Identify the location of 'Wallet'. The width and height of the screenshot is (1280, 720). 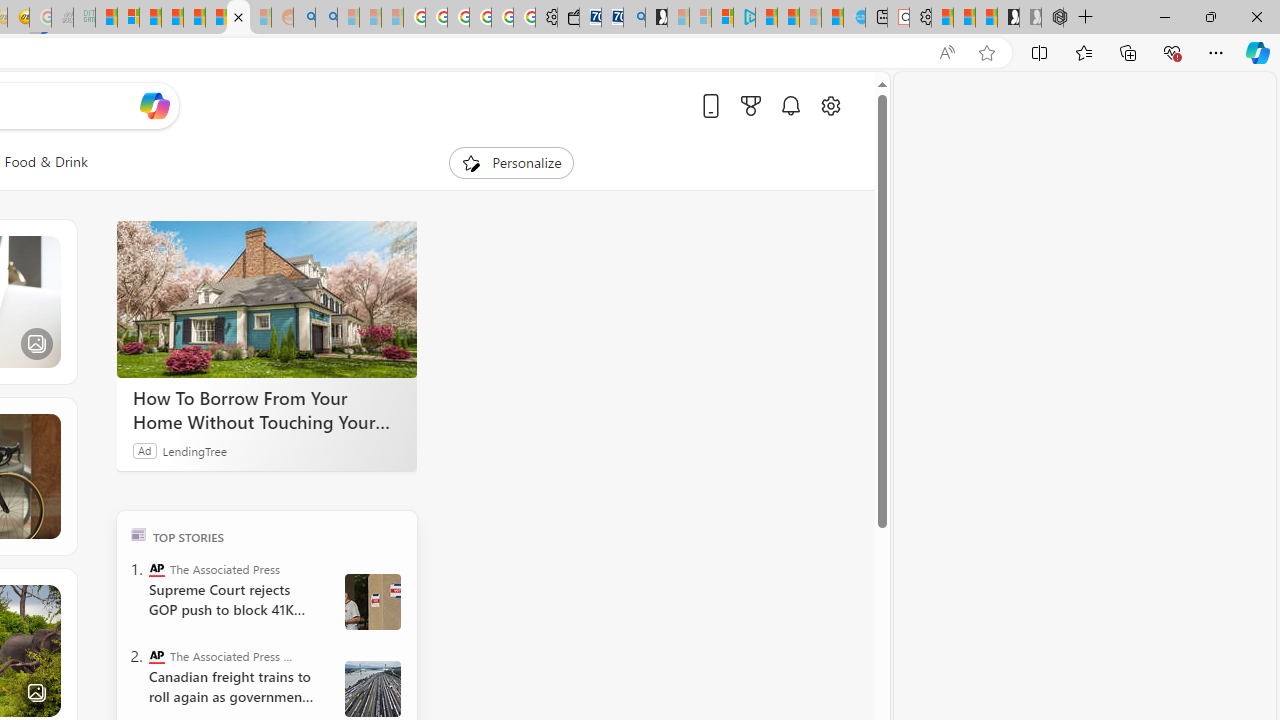
(567, 17).